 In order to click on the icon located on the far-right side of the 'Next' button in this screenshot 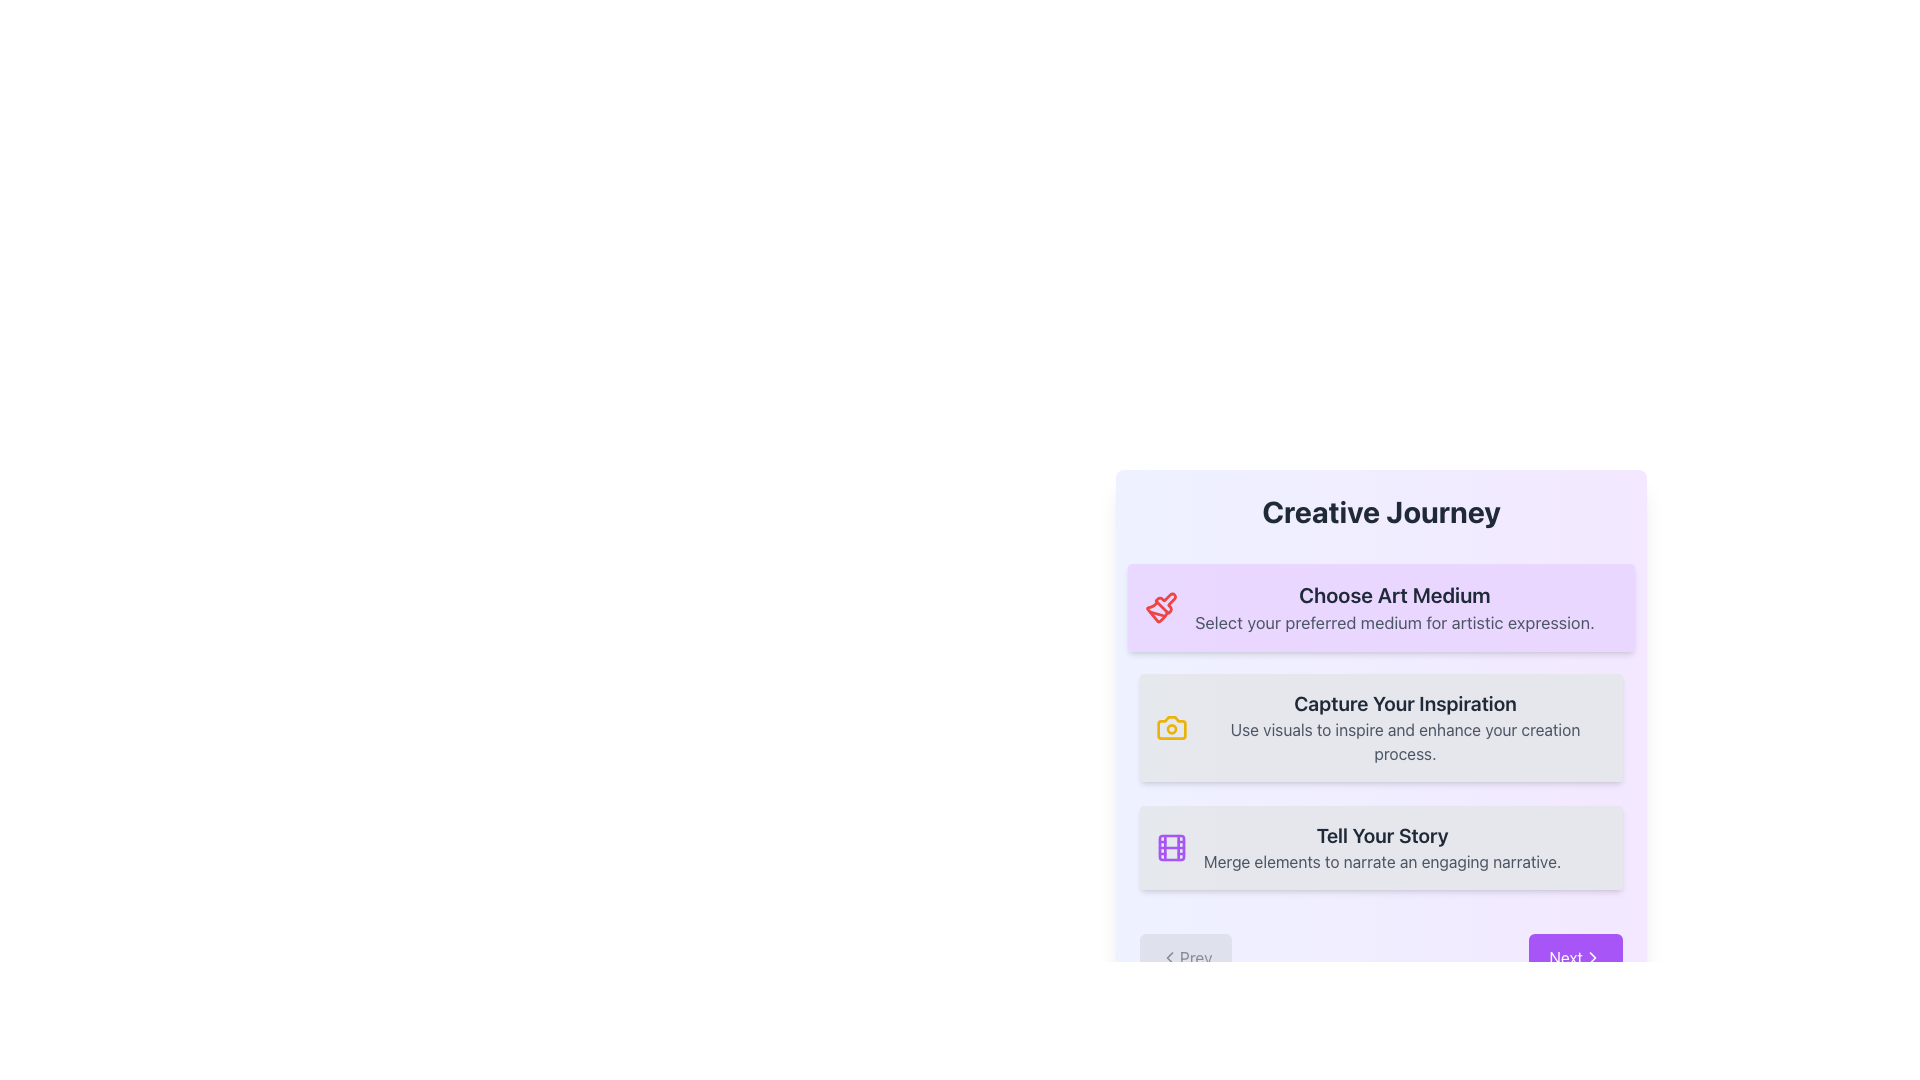, I will do `click(1592, 956)`.